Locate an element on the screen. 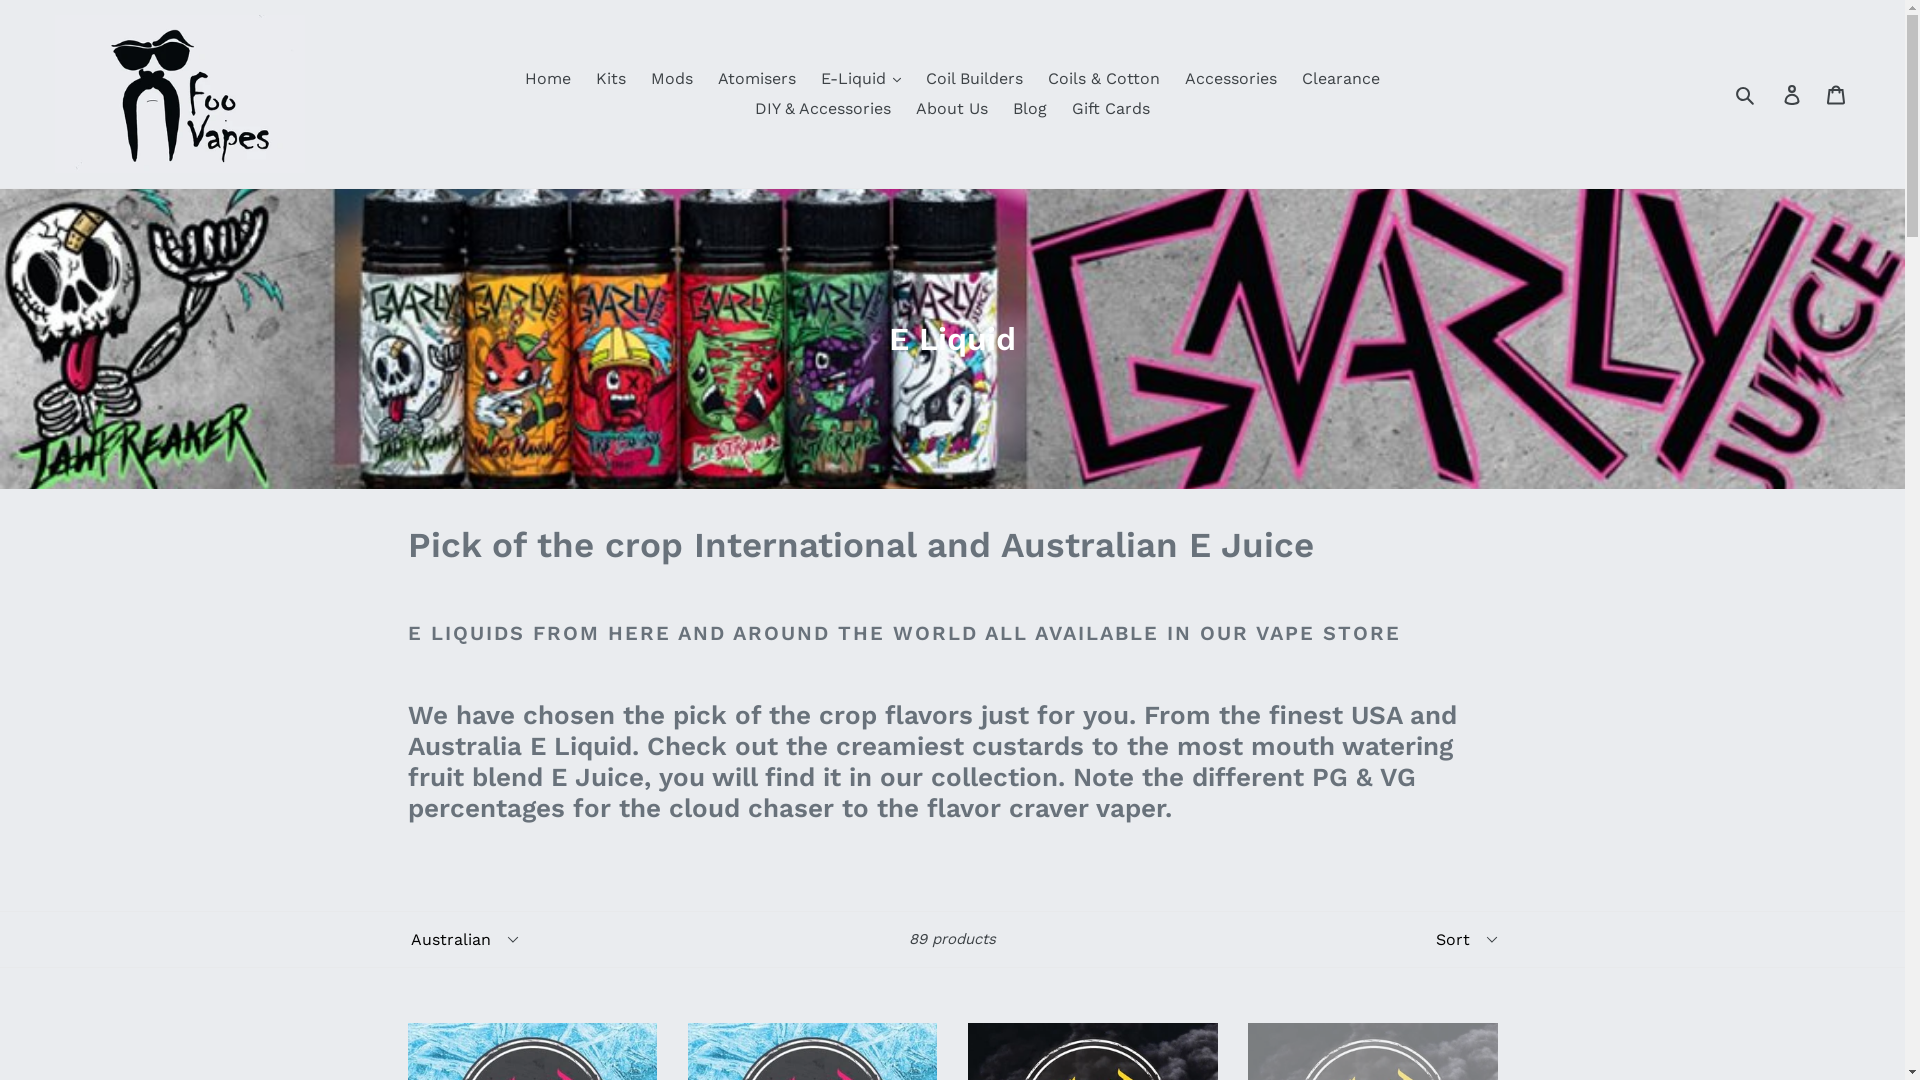 The image size is (1920, 1080). 'Home' is located at coordinates (514, 77).